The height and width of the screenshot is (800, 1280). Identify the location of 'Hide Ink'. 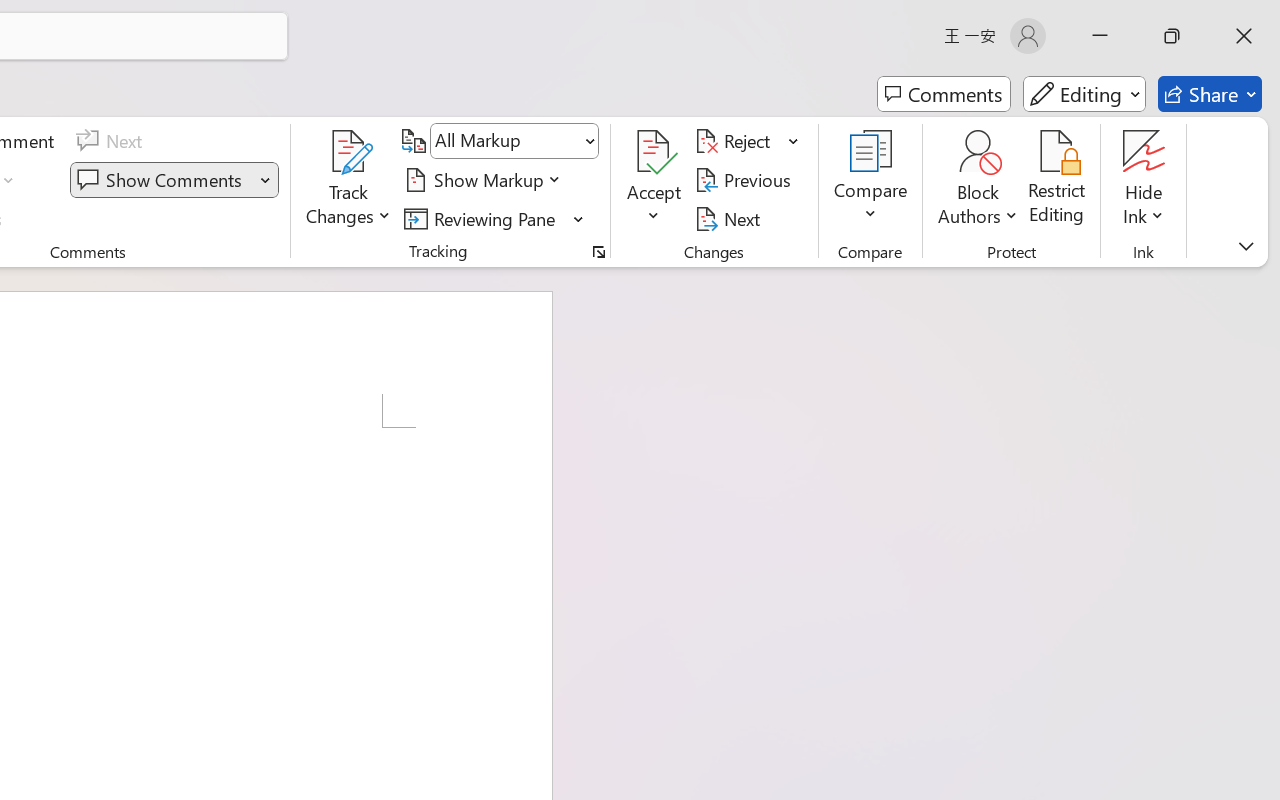
(1144, 151).